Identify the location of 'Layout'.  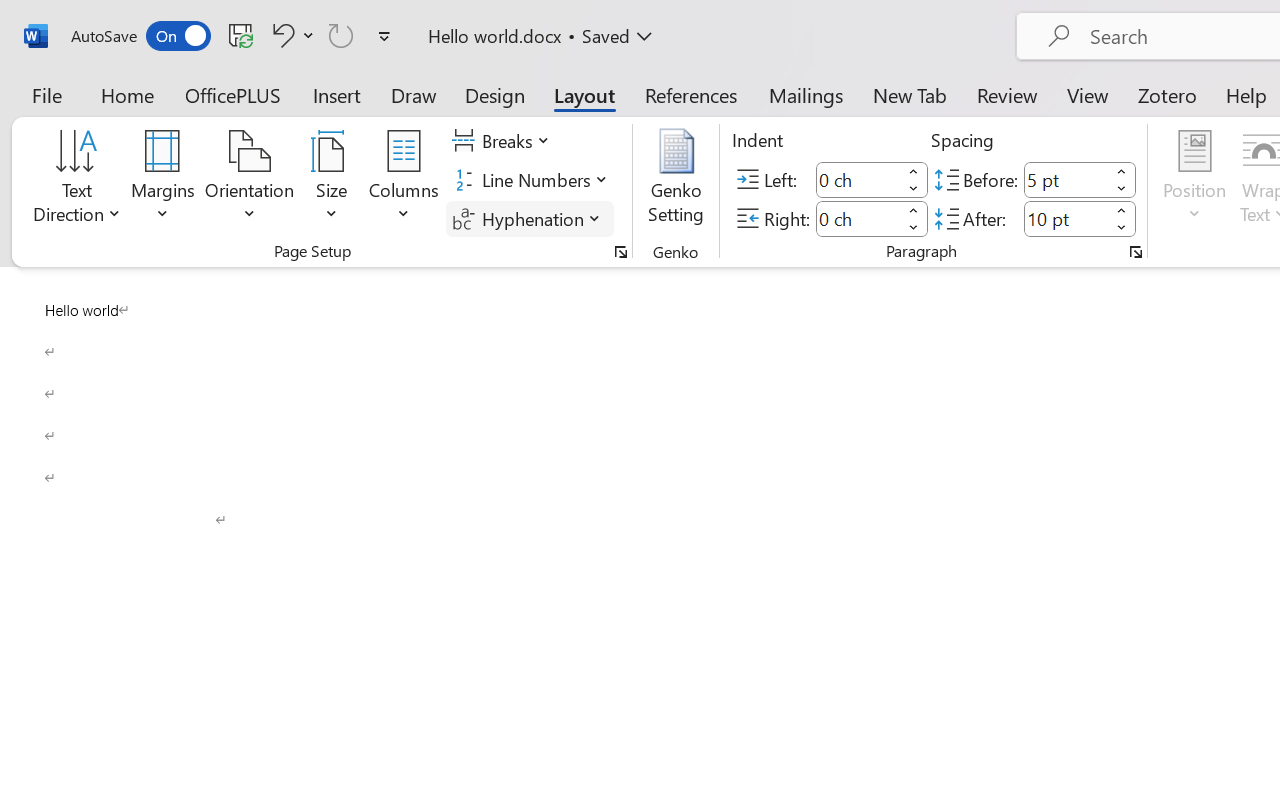
(583, 94).